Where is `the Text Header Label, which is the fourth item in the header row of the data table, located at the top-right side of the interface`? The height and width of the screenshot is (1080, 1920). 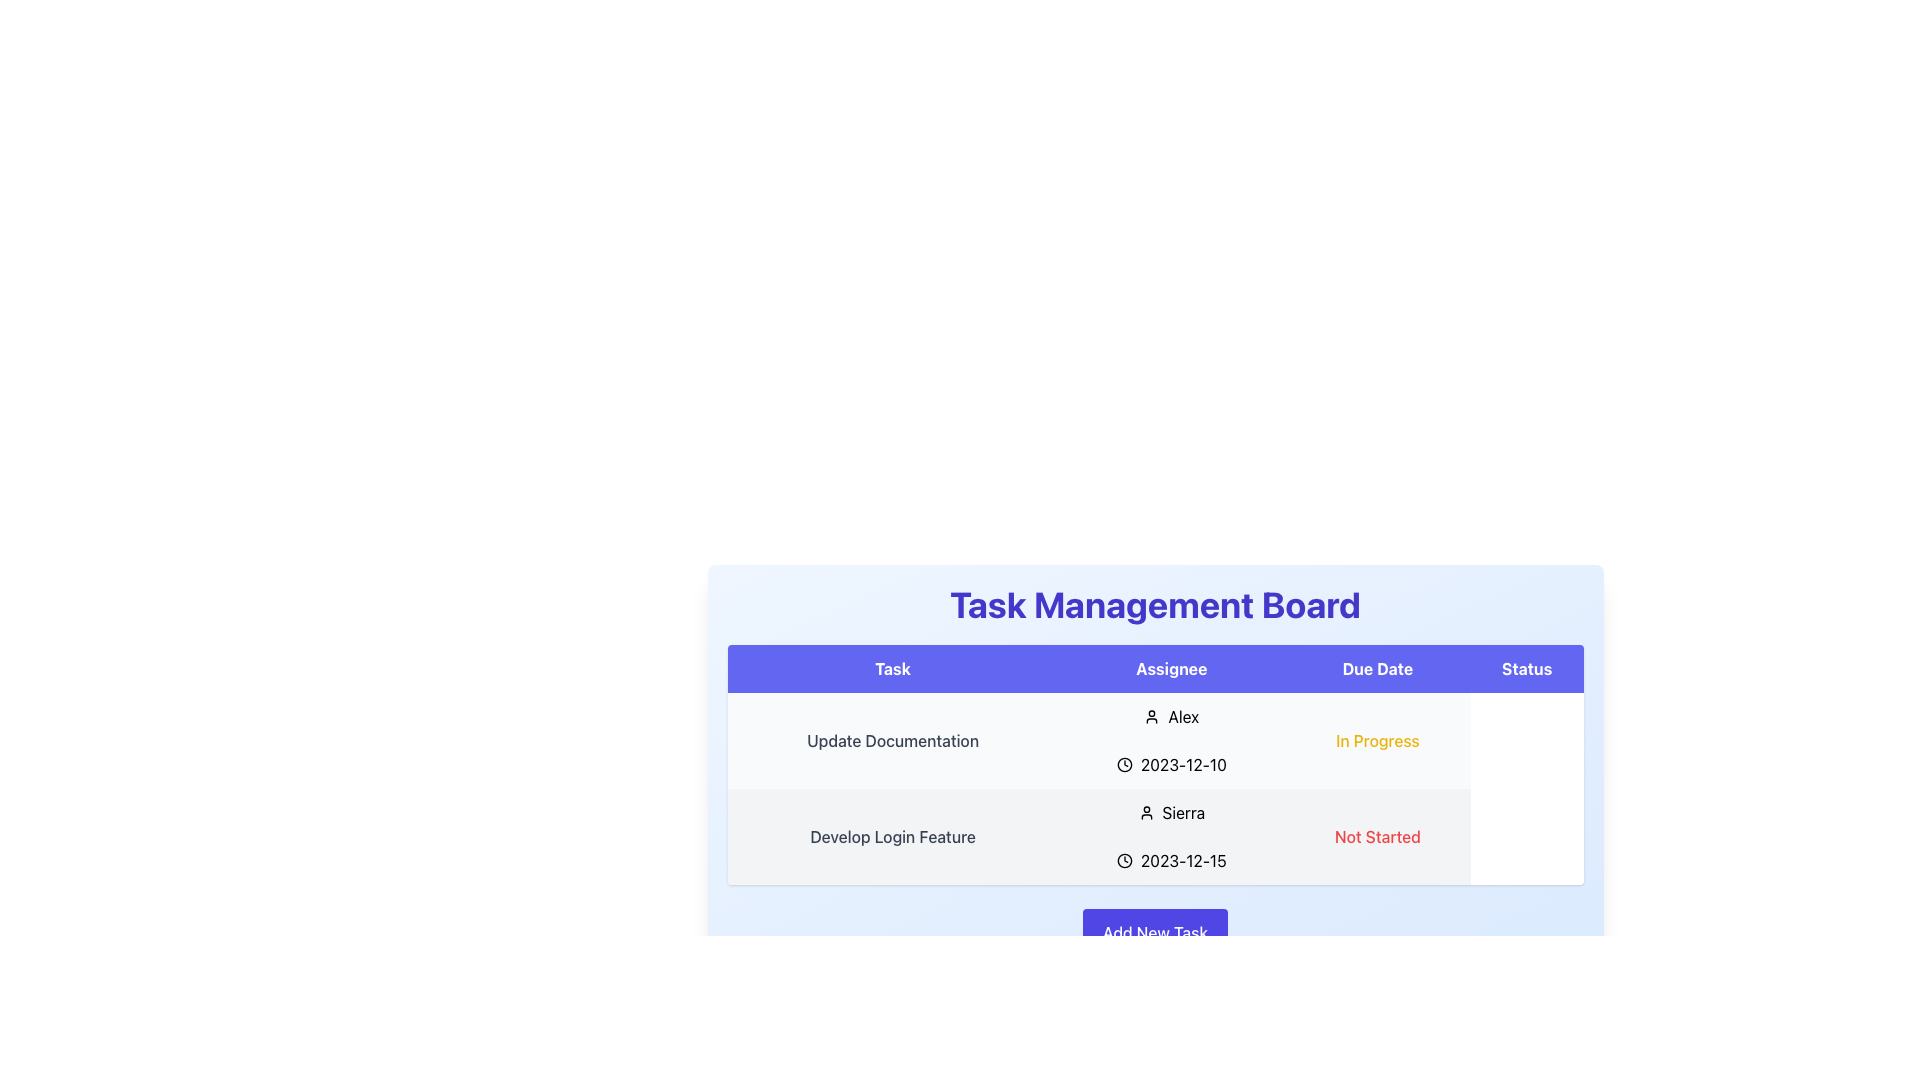 the Text Header Label, which is the fourth item in the header row of the data table, located at the top-right side of the interface is located at coordinates (1526, 668).